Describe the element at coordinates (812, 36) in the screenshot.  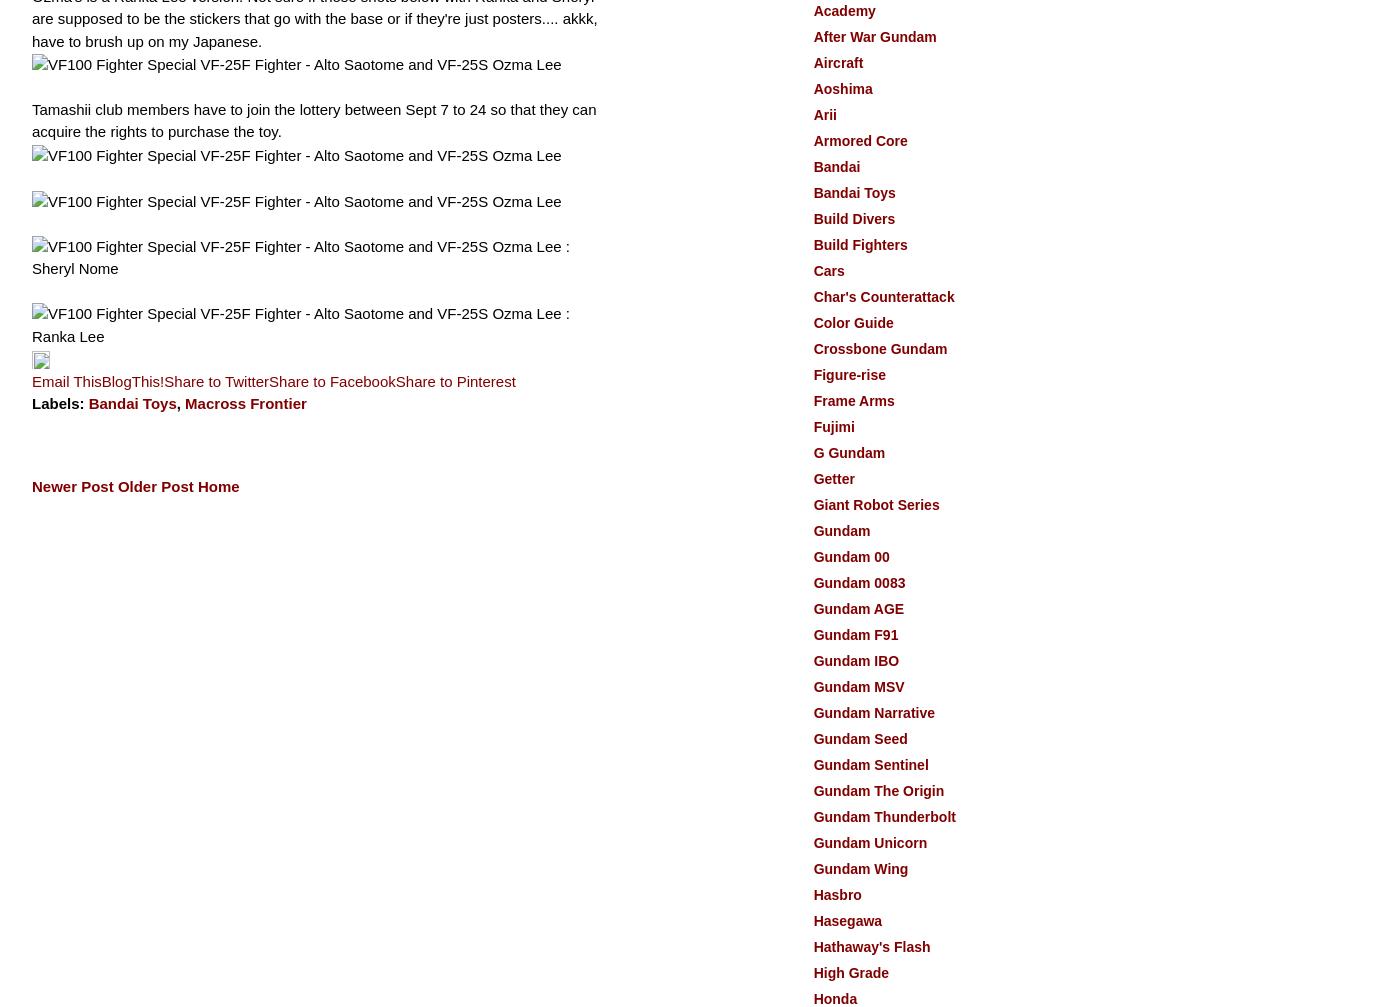
I see `'After War Gundam'` at that location.